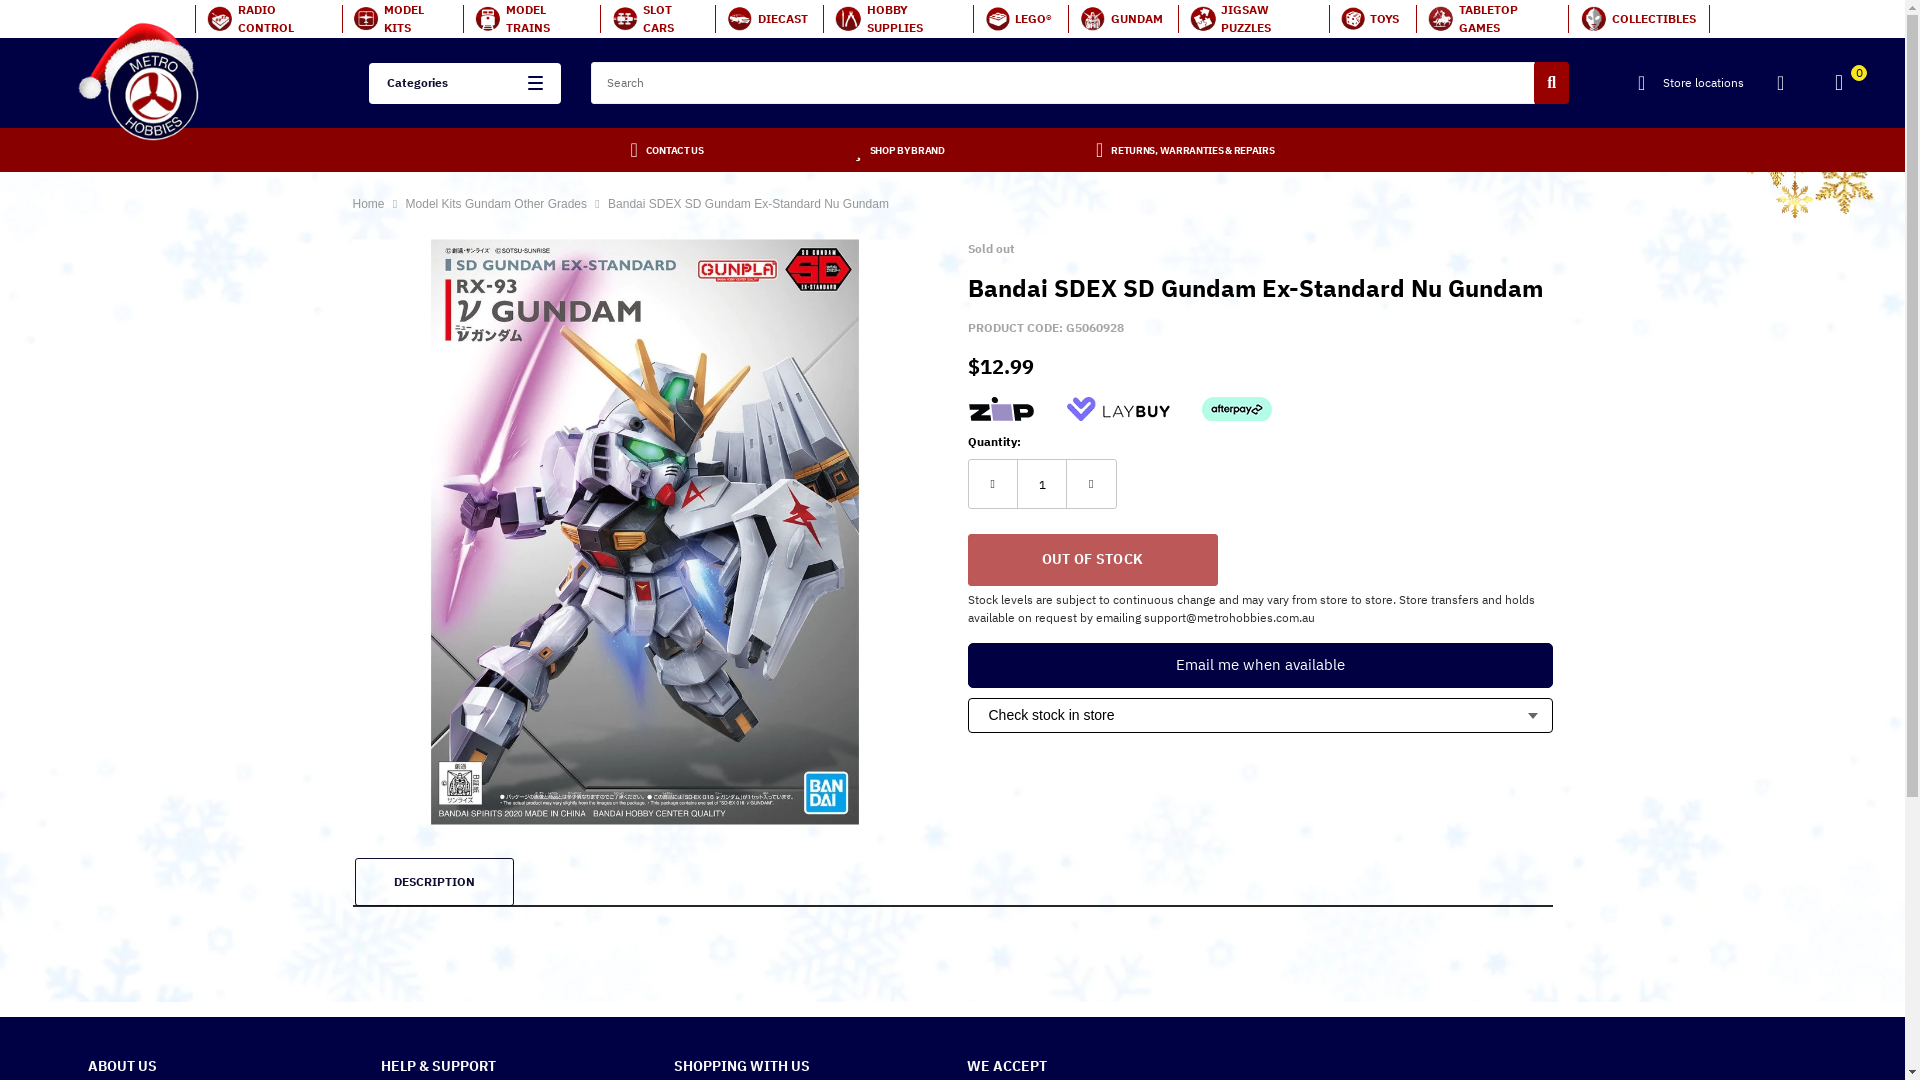 Image resolution: width=1920 pixels, height=1080 pixels. I want to click on 'CONTACT US', so click(646, 148).